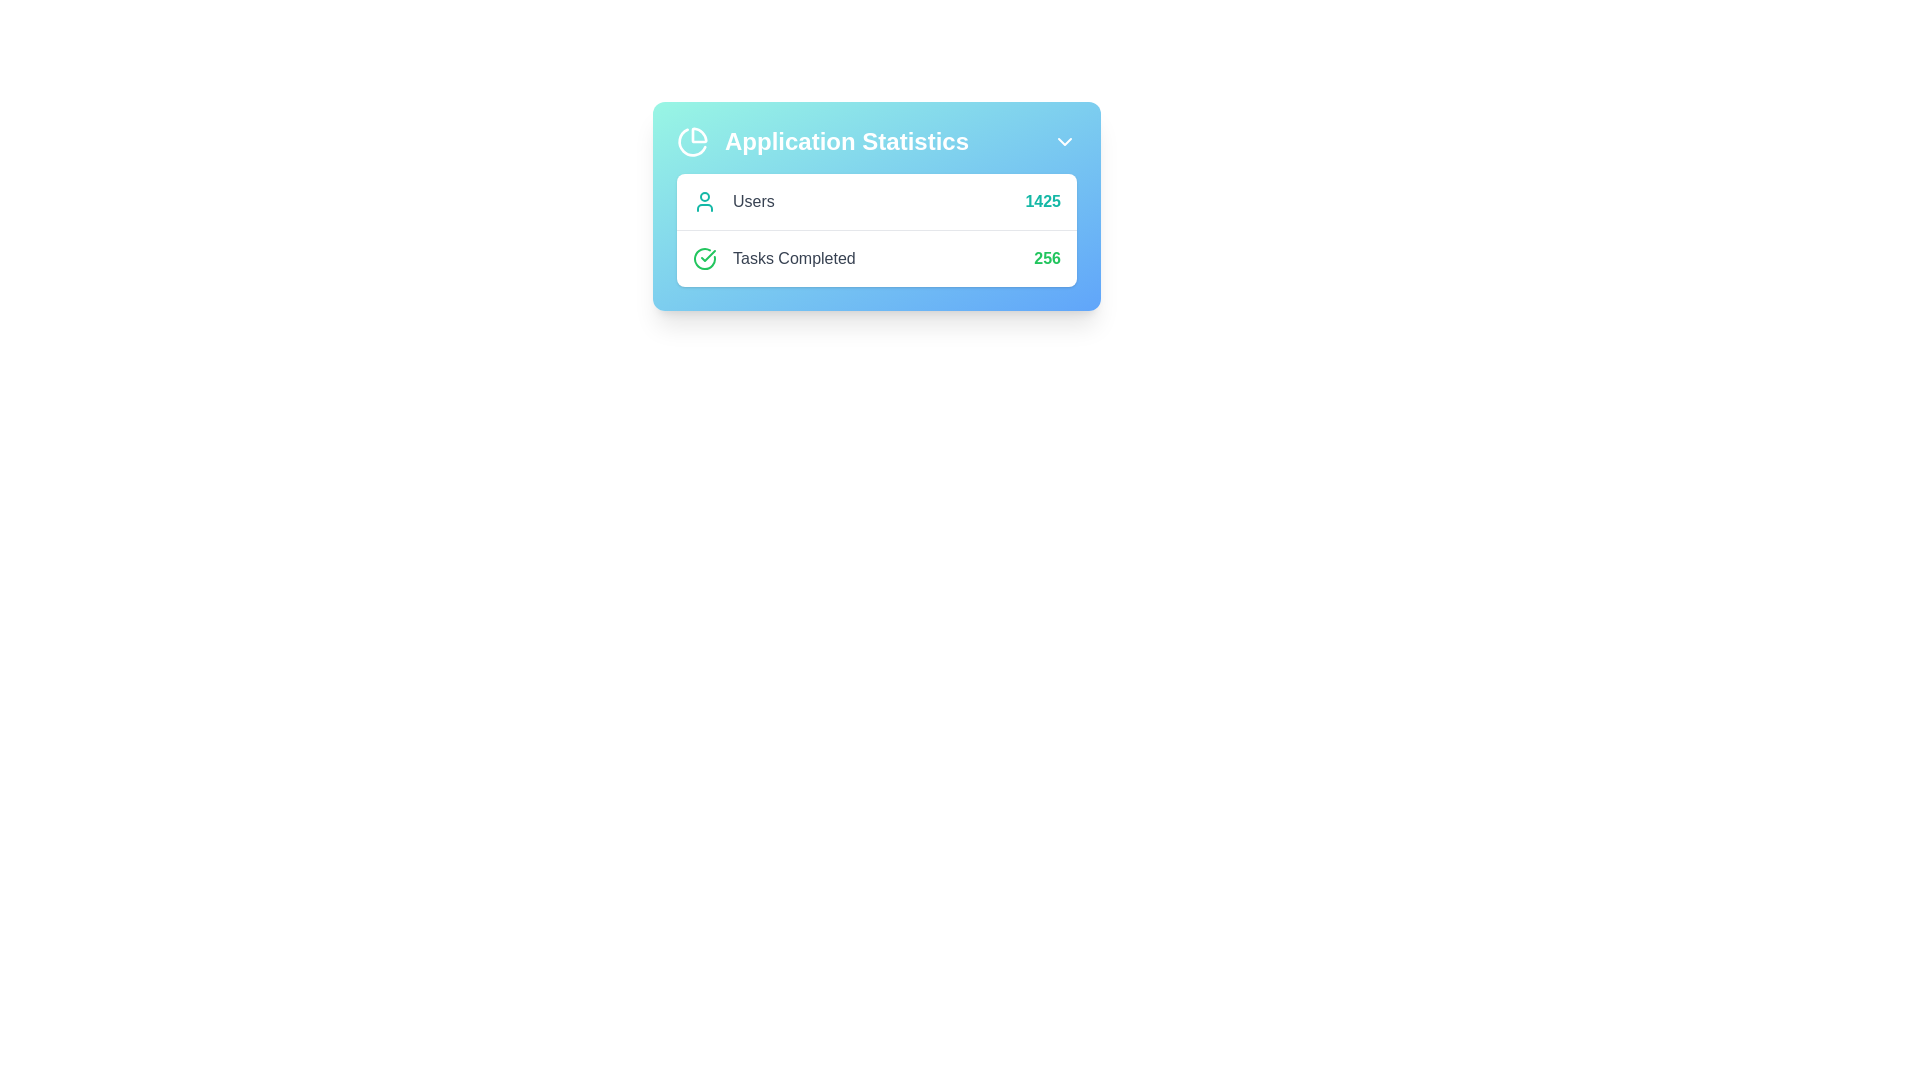 The width and height of the screenshot is (1920, 1080). I want to click on the icon button located on the far right side of the 'Application Statistics' header, so click(1064, 141).